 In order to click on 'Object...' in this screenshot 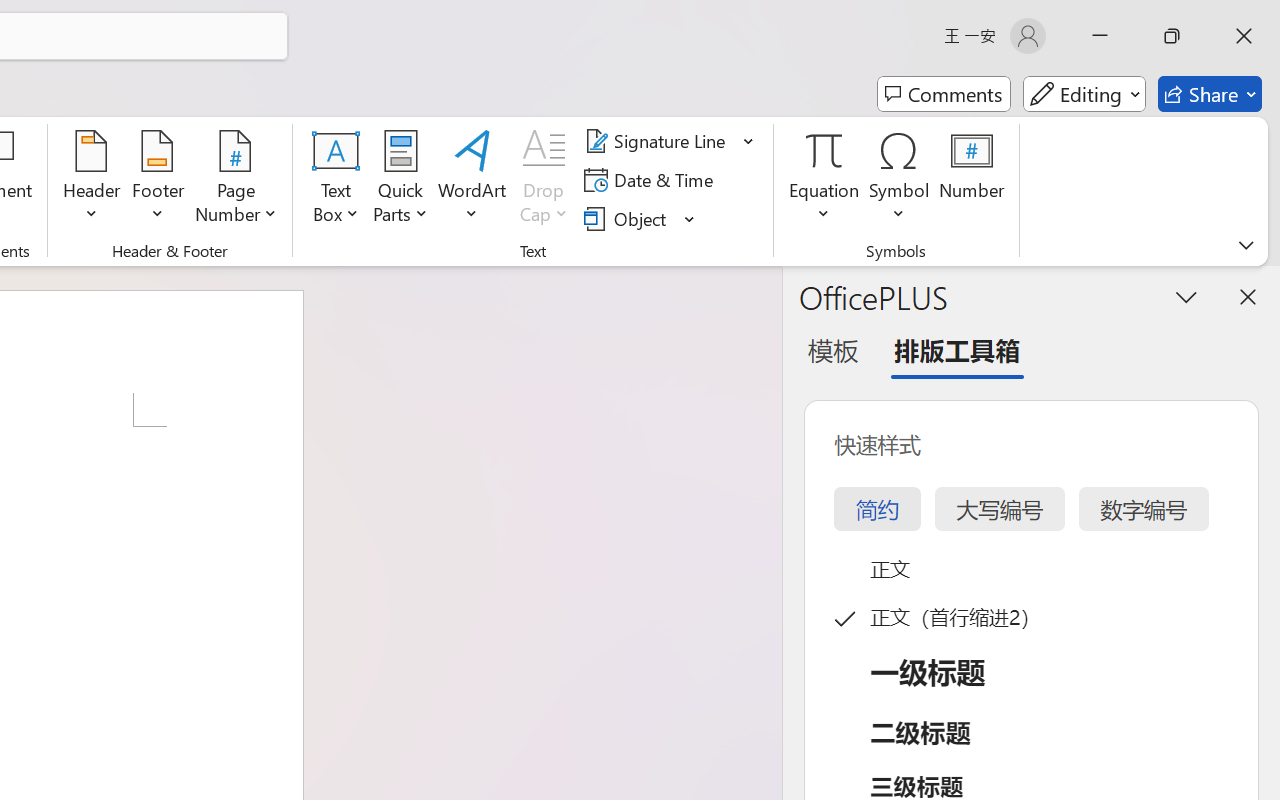, I will do `click(640, 218)`.